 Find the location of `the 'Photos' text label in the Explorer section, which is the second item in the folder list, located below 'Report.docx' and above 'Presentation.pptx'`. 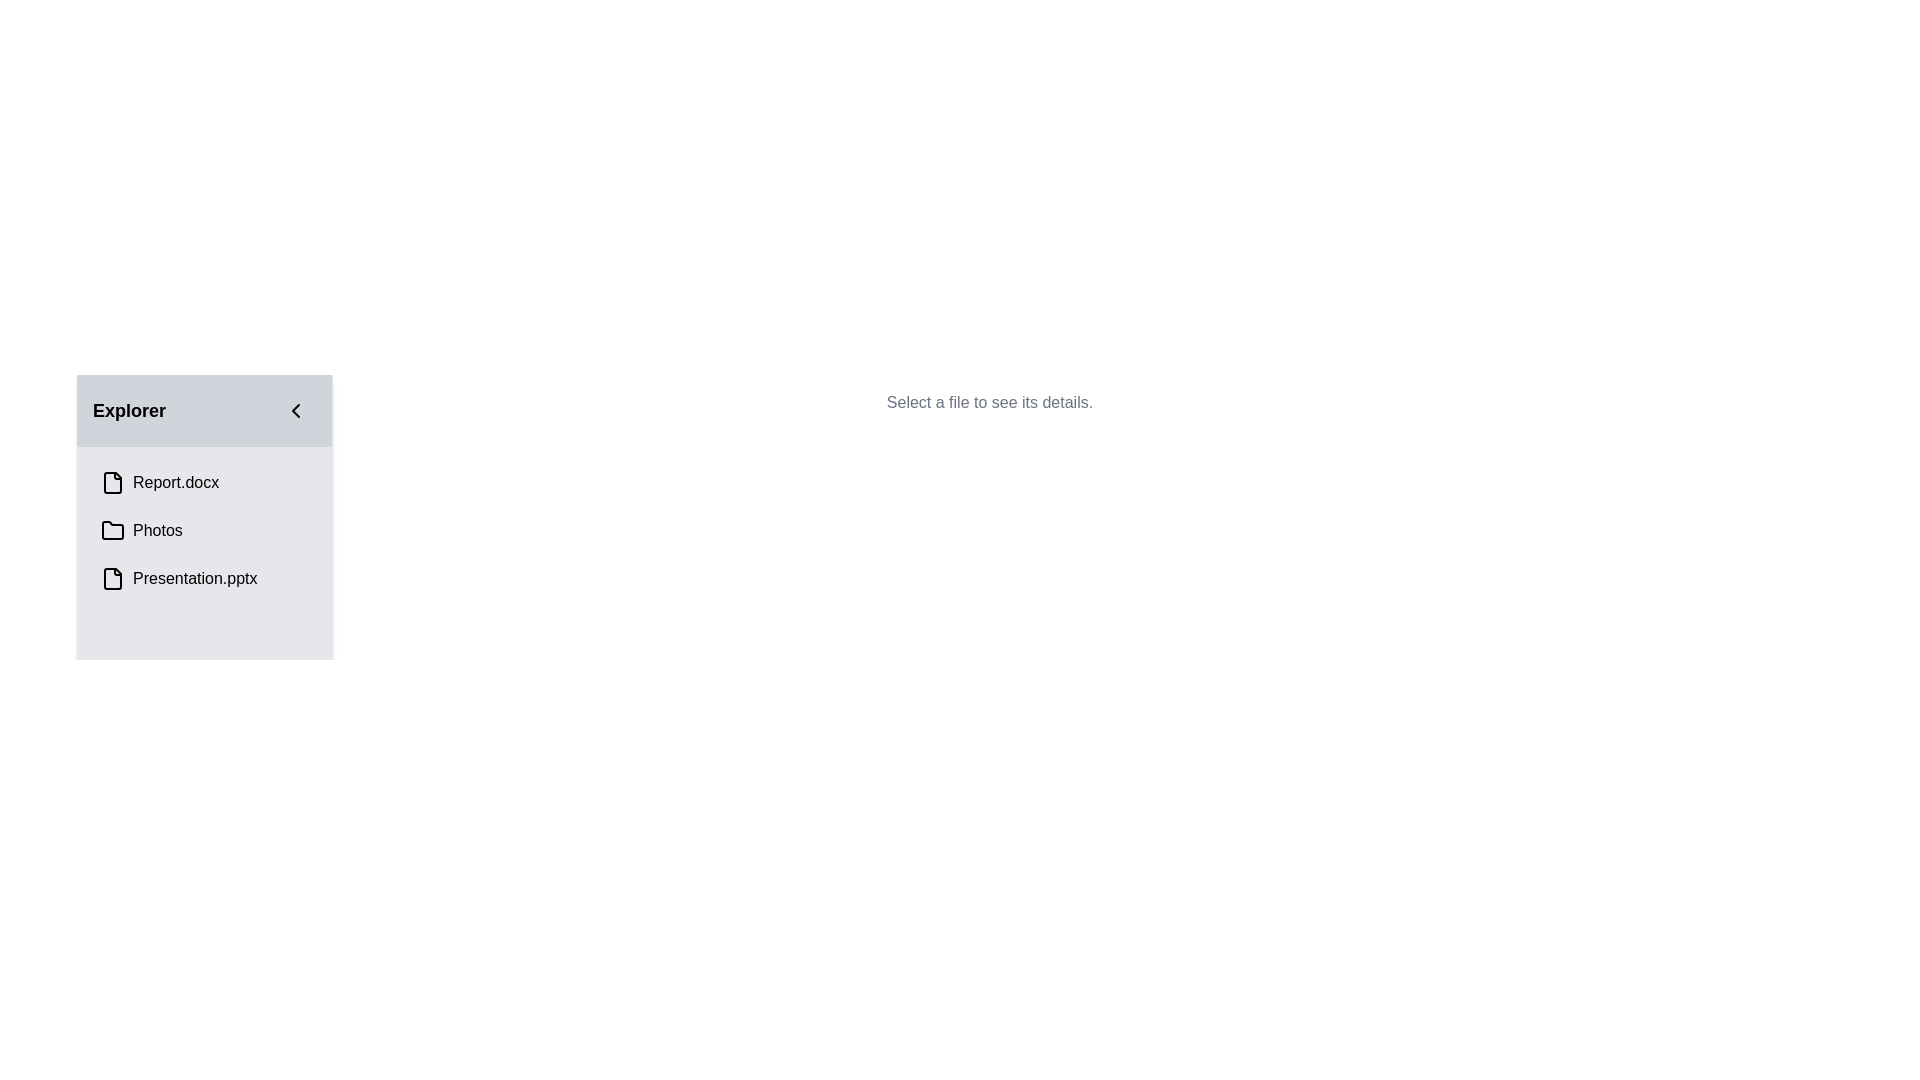

the 'Photos' text label in the Explorer section, which is the second item in the folder list, located below 'Report.docx' and above 'Presentation.pptx' is located at coordinates (156, 530).